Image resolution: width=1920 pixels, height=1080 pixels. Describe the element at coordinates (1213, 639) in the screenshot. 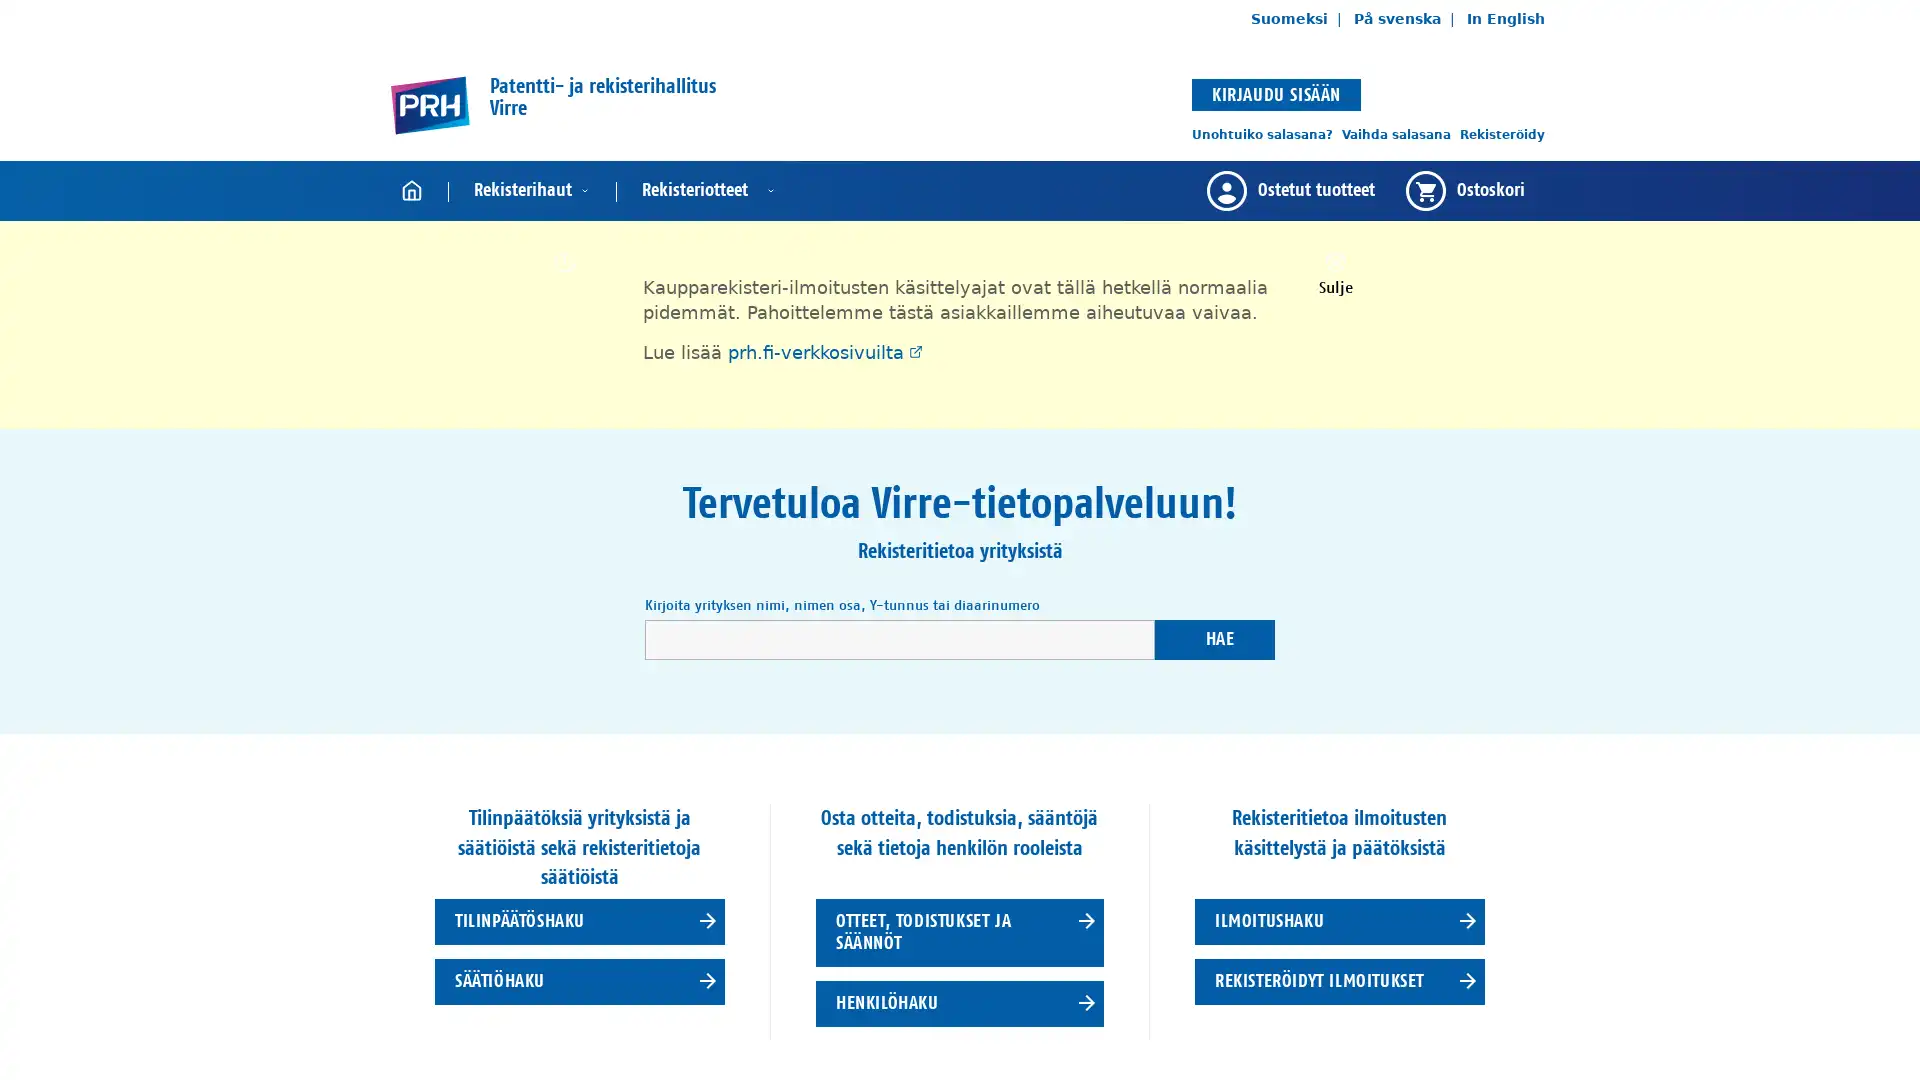

I see `HAE` at that location.